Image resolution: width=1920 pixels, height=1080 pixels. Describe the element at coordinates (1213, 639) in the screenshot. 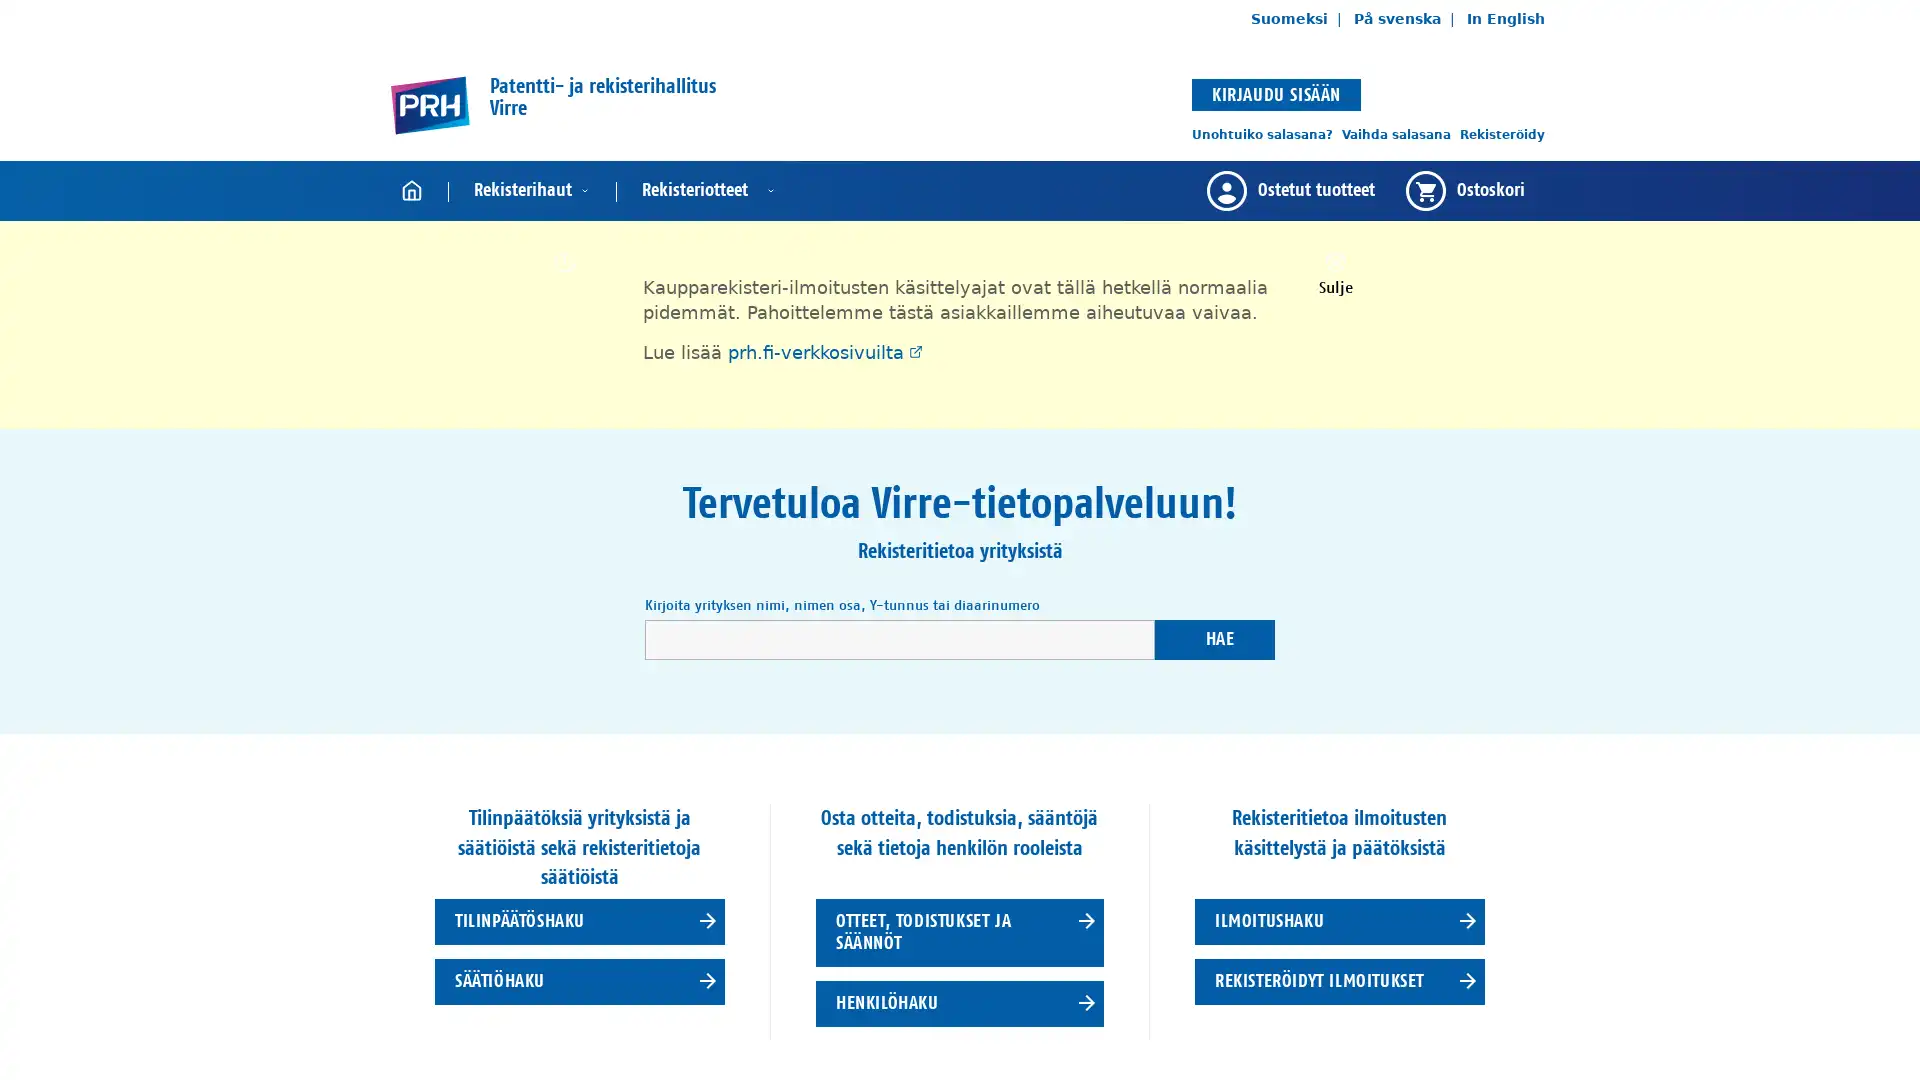

I see `HAE` at that location.